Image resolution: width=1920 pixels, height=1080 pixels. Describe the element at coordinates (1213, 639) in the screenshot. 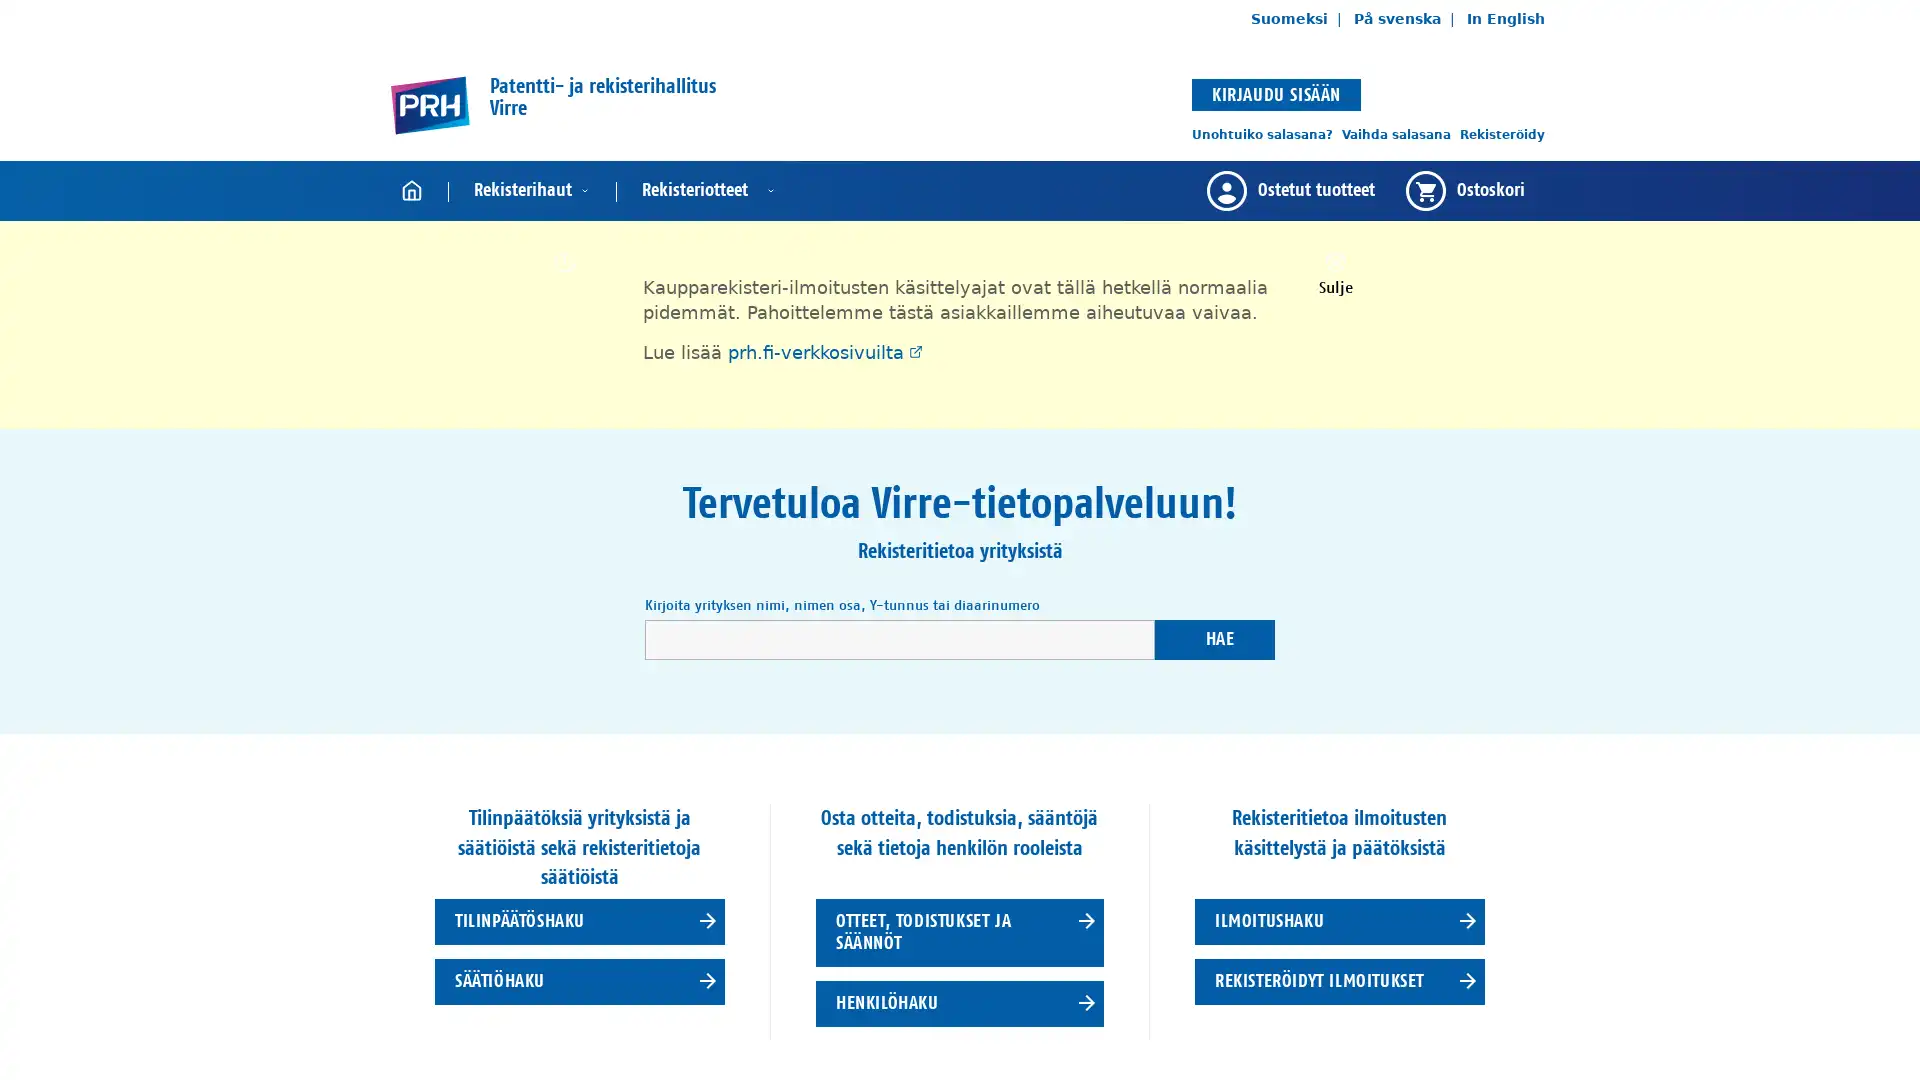

I see `HAE` at that location.